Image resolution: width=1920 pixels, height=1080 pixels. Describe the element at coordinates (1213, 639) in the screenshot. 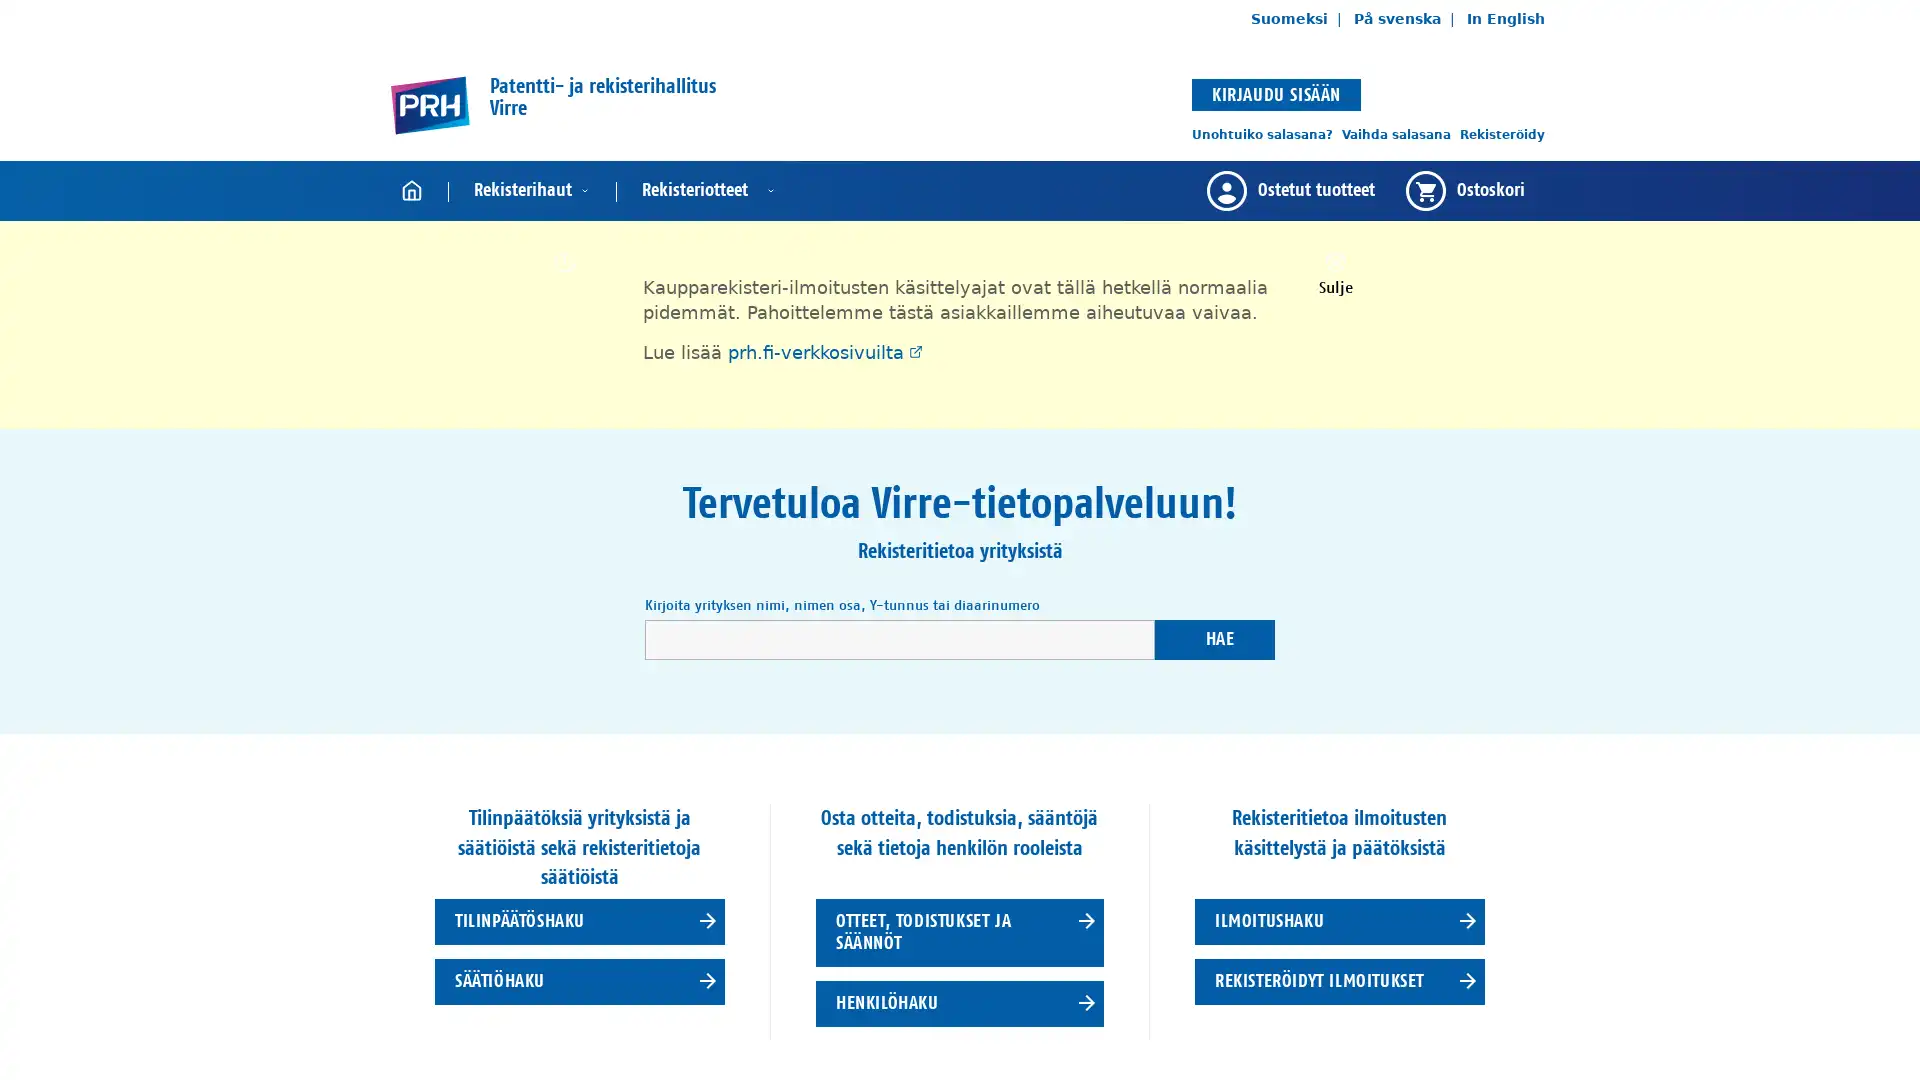

I see `HAE` at that location.